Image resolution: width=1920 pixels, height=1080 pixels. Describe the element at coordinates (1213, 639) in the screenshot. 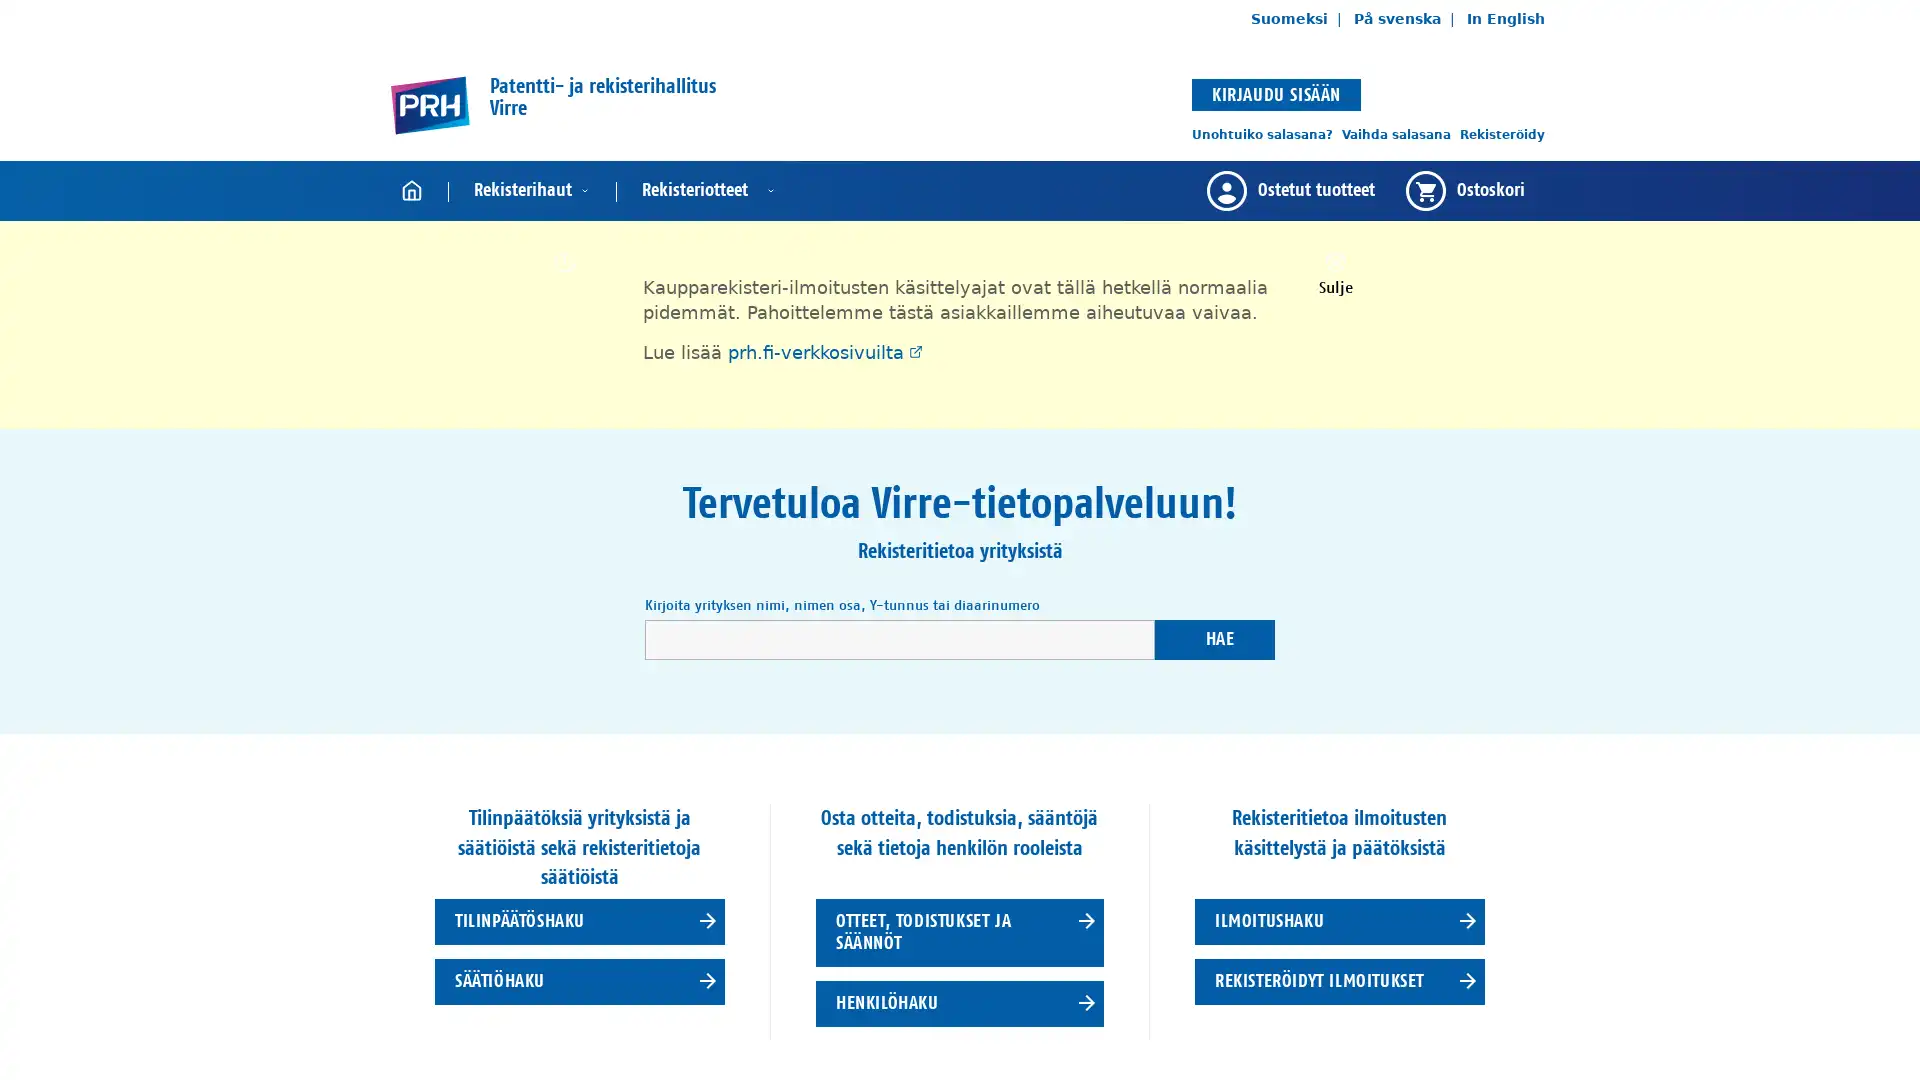

I see `HAE` at that location.